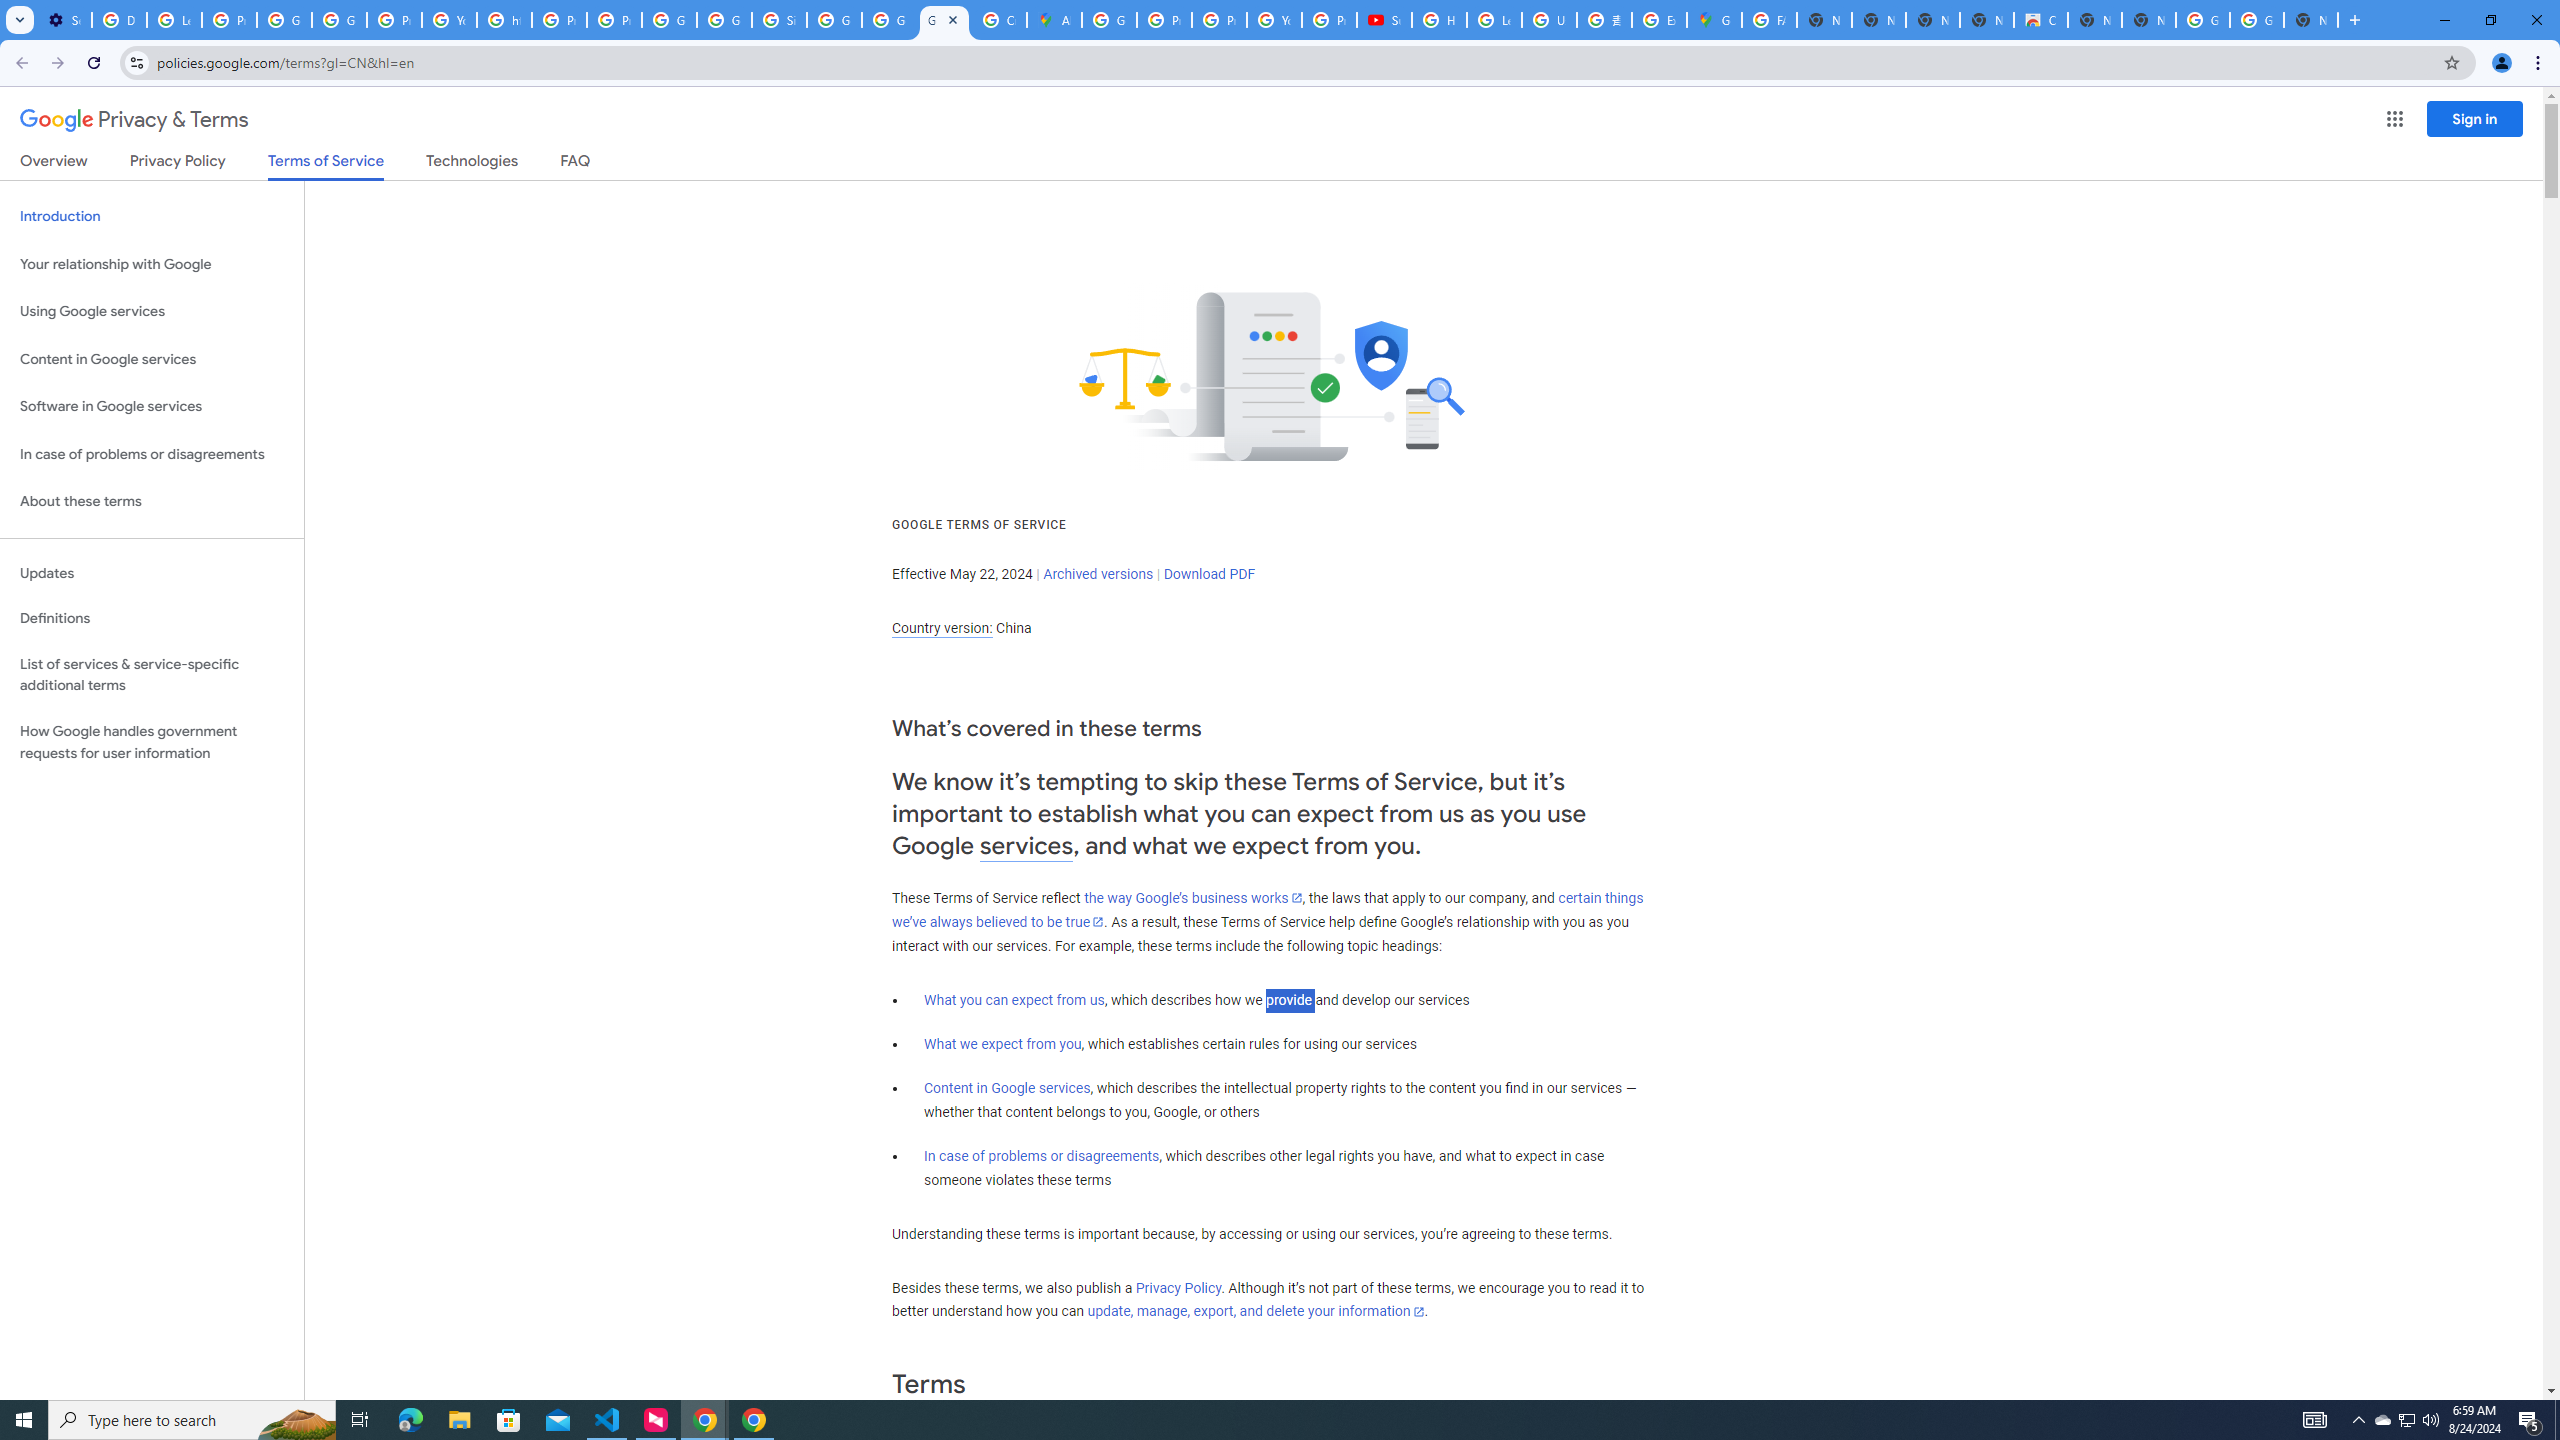 The width and height of the screenshot is (2560, 1440). Describe the element at coordinates (575, 164) in the screenshot. I see `'FAQ'` at that location.